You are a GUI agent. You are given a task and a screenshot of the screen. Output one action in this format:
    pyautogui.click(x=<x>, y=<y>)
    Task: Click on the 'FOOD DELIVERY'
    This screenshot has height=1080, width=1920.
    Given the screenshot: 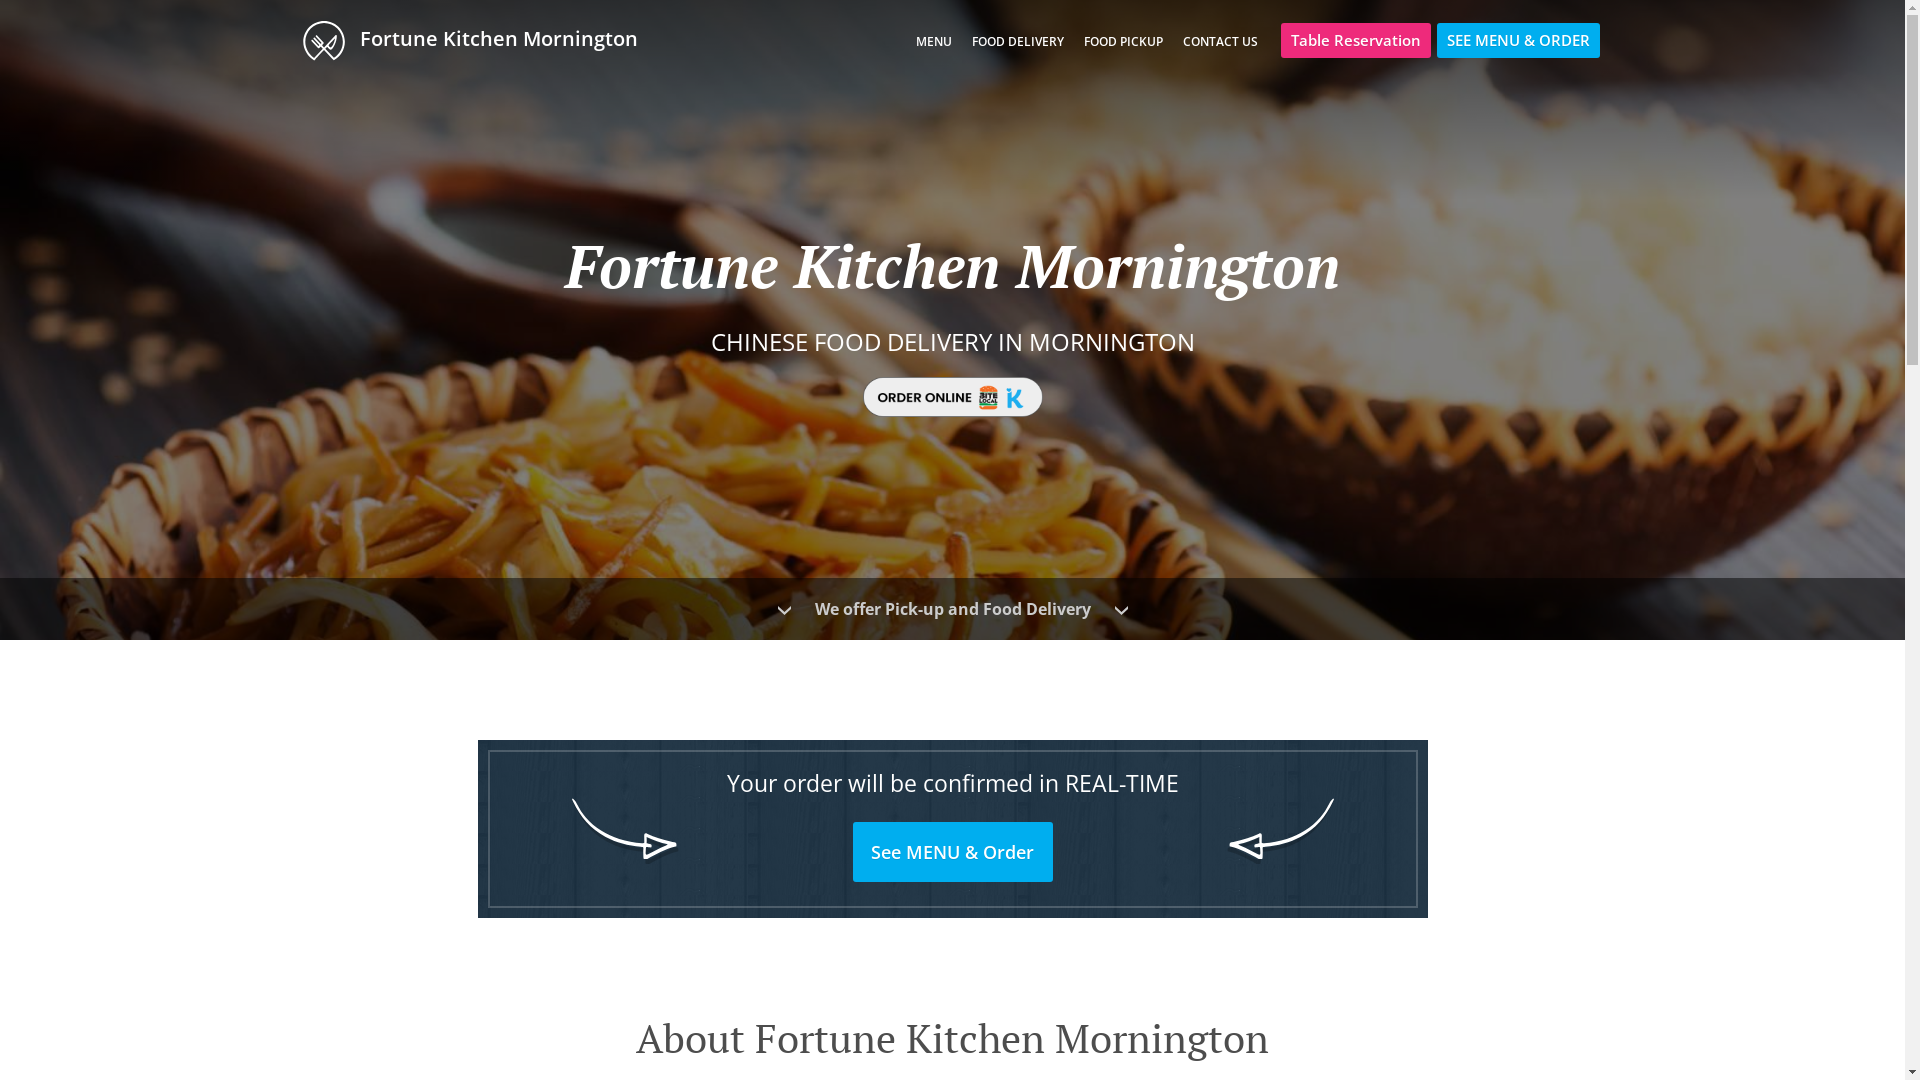 What is the action you would take?
    pyautogui.click(x=1017, y=41)
    